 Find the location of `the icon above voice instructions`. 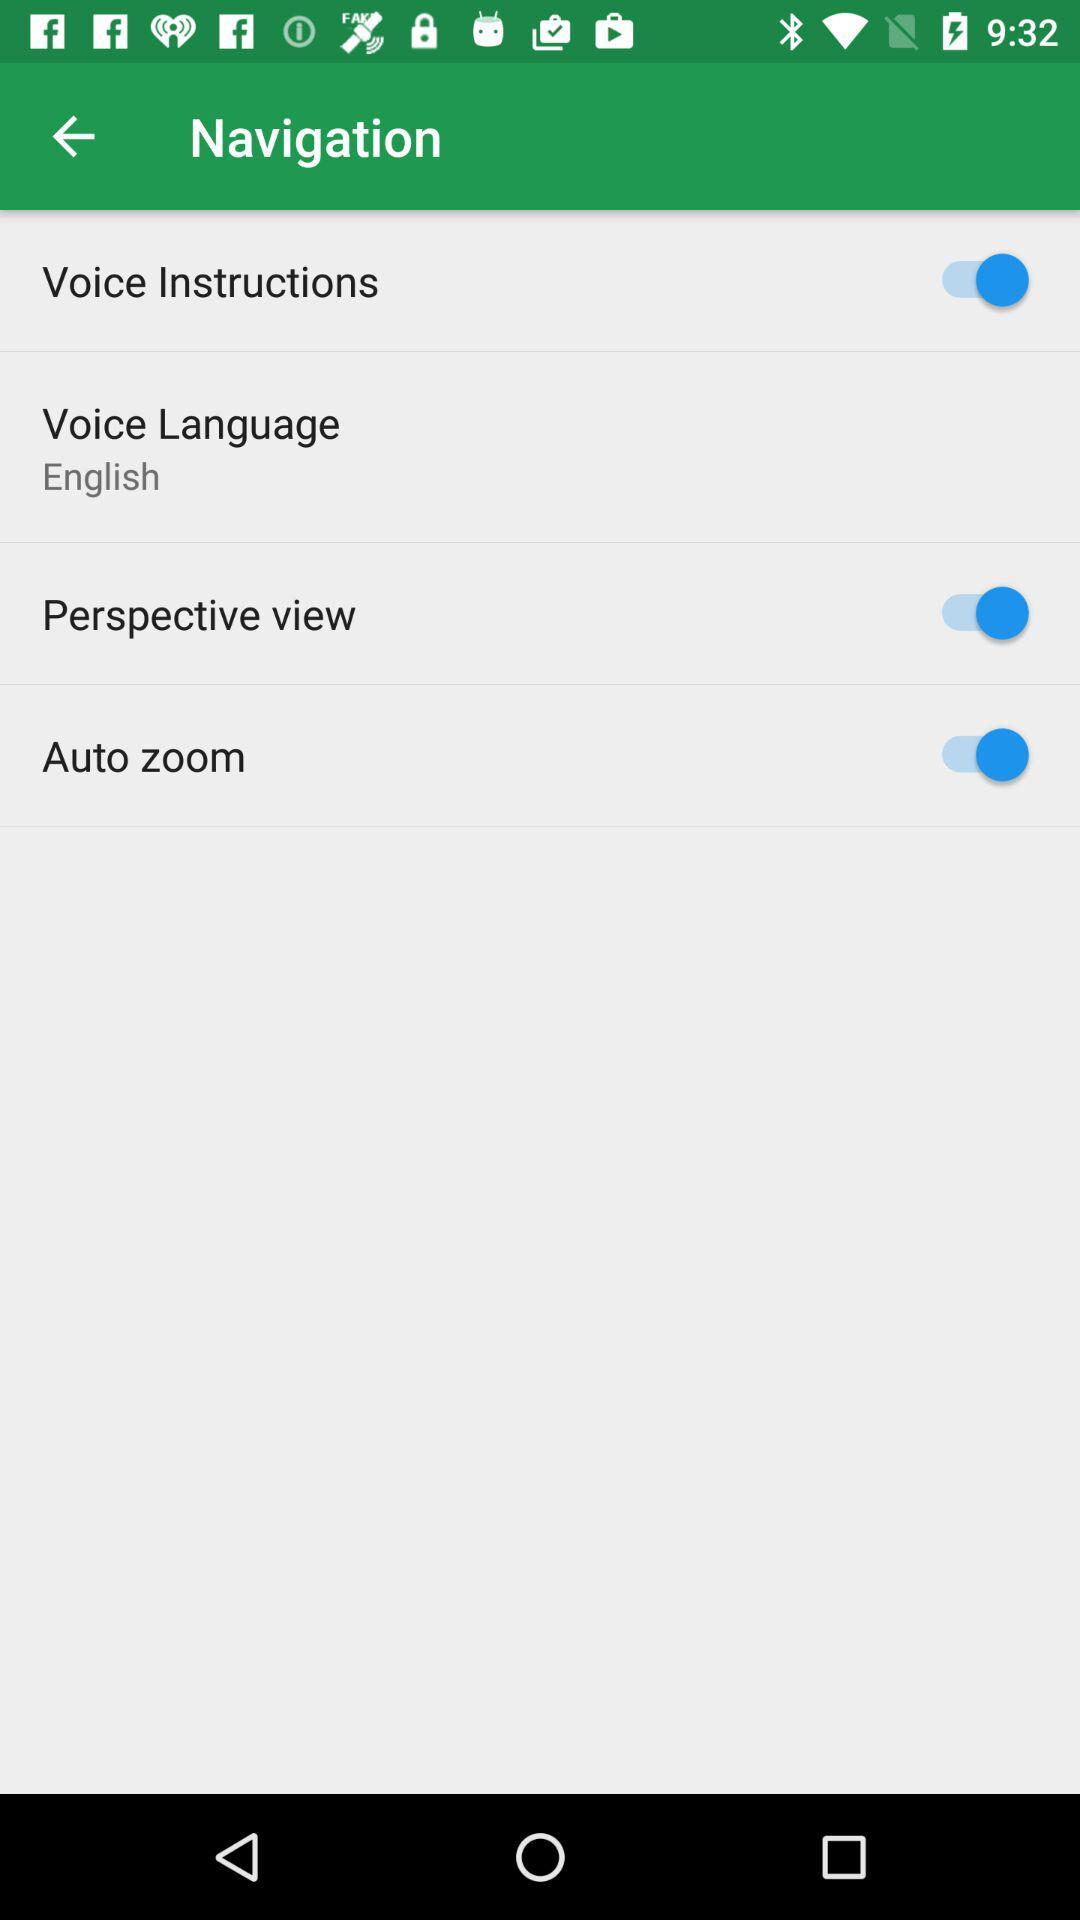

the icon above voice instructions is located at coordinates (72, 135).